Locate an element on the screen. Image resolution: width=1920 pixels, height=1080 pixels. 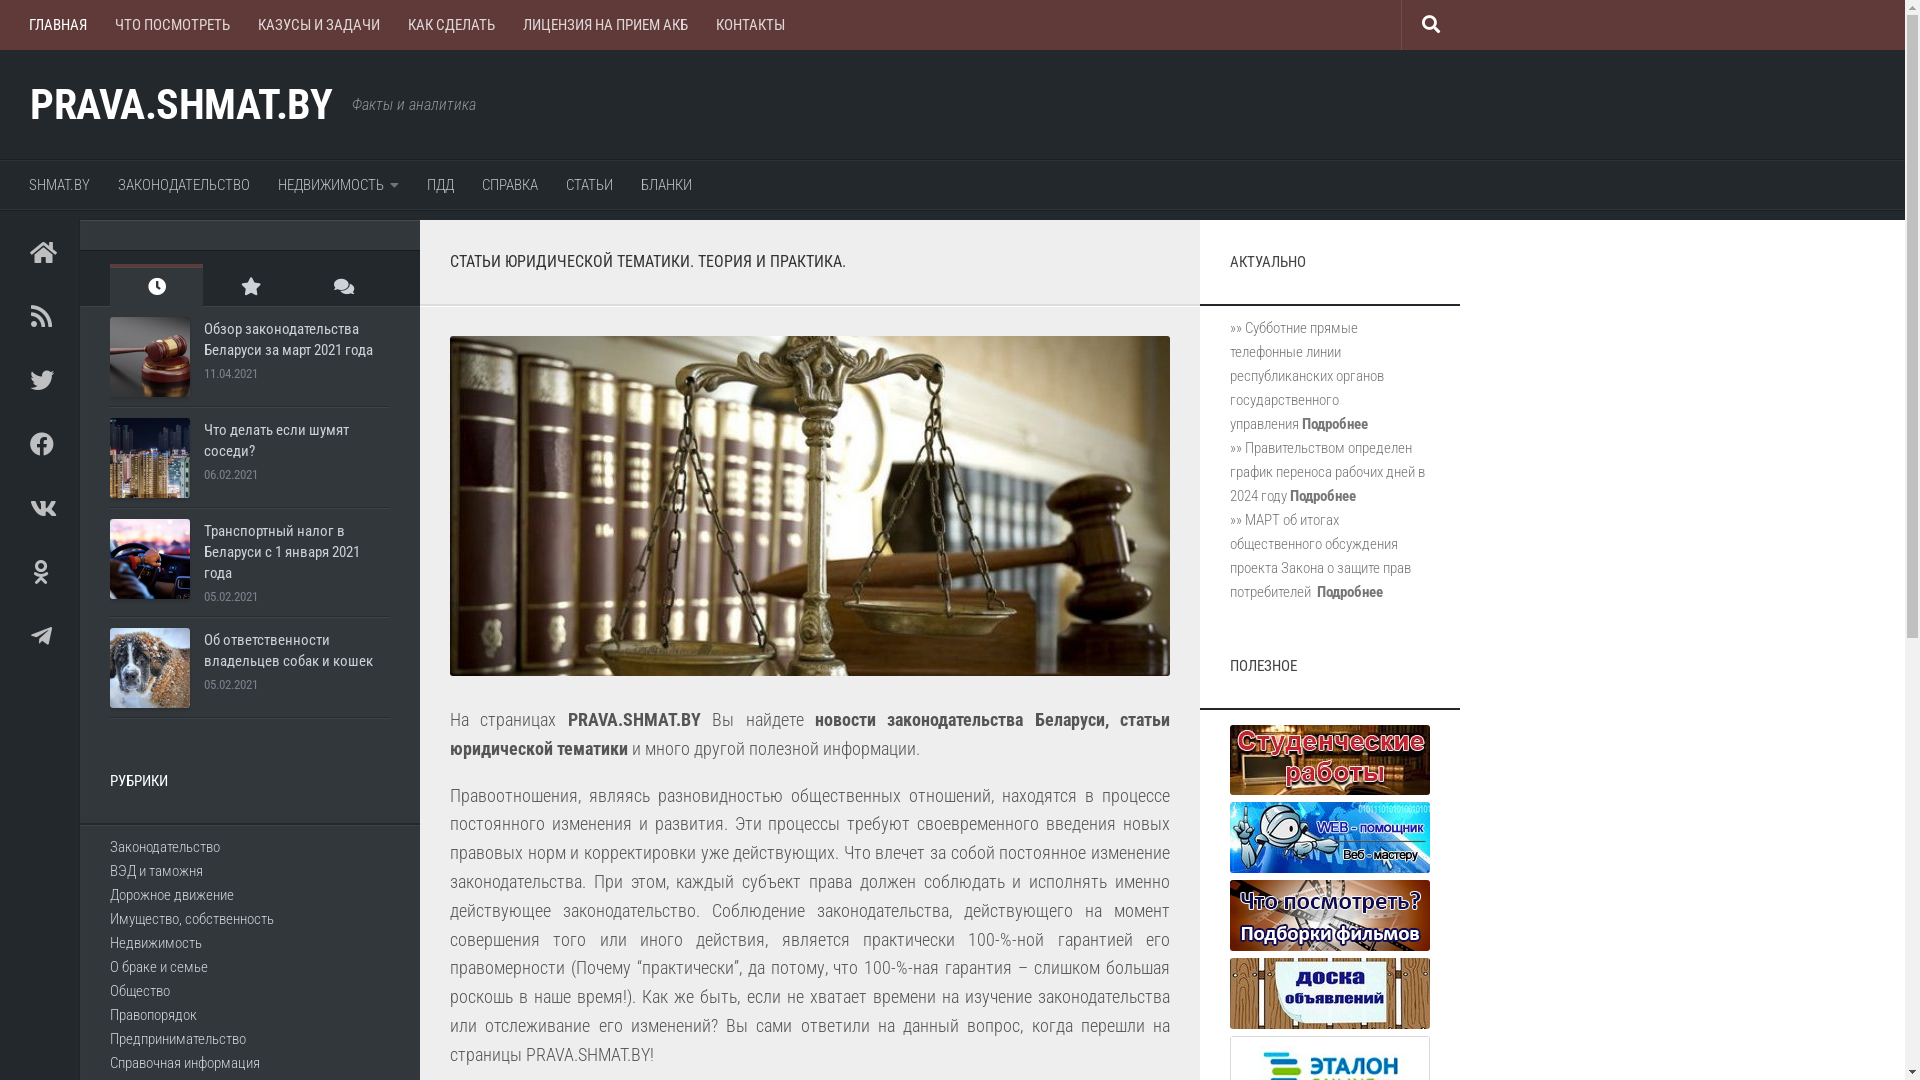
'PRAVA.SHMAT.BY' is located at coordinates (181, 104).